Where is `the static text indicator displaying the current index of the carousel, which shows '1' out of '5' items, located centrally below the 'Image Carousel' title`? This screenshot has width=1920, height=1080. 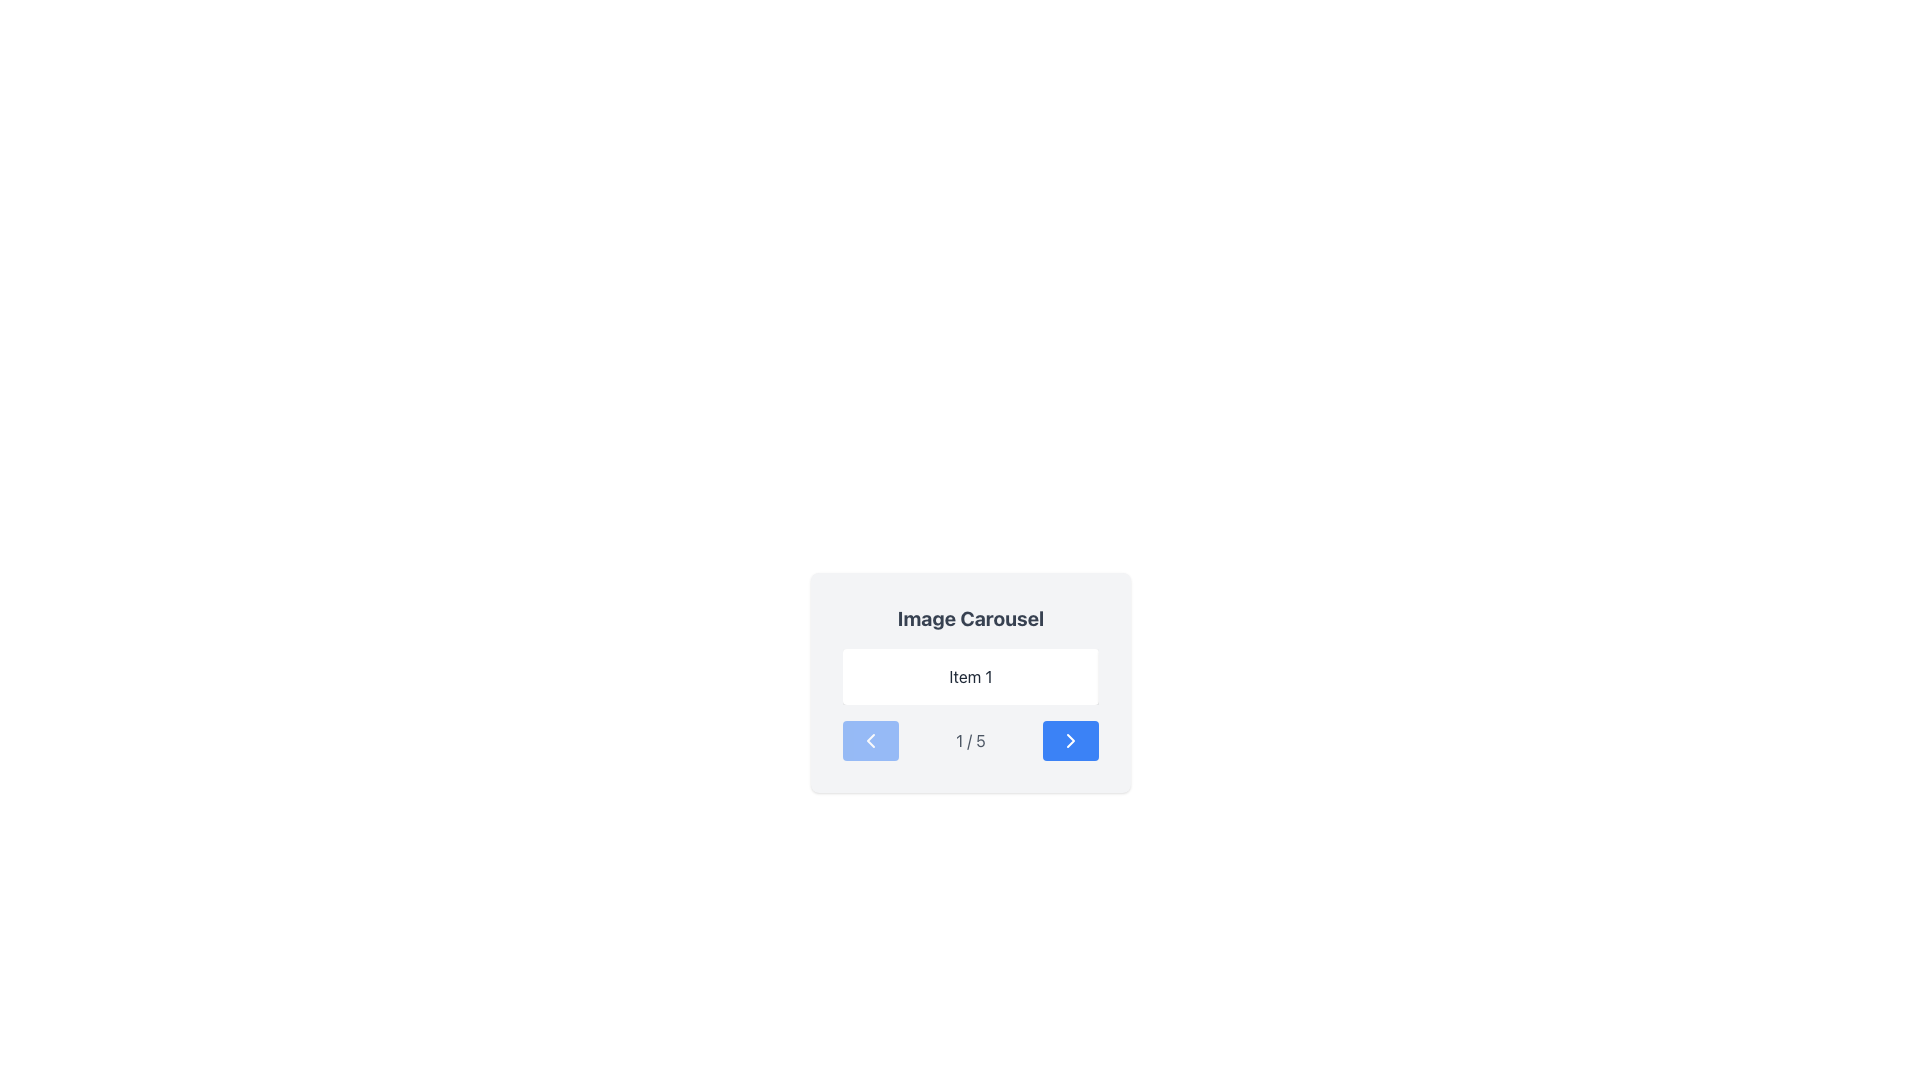 the static text indicator displaying the current index of the carousel, which shows '1' out of '5' items, located centrally below the 'Image Carousel' title is located at coordinates (970, 740).